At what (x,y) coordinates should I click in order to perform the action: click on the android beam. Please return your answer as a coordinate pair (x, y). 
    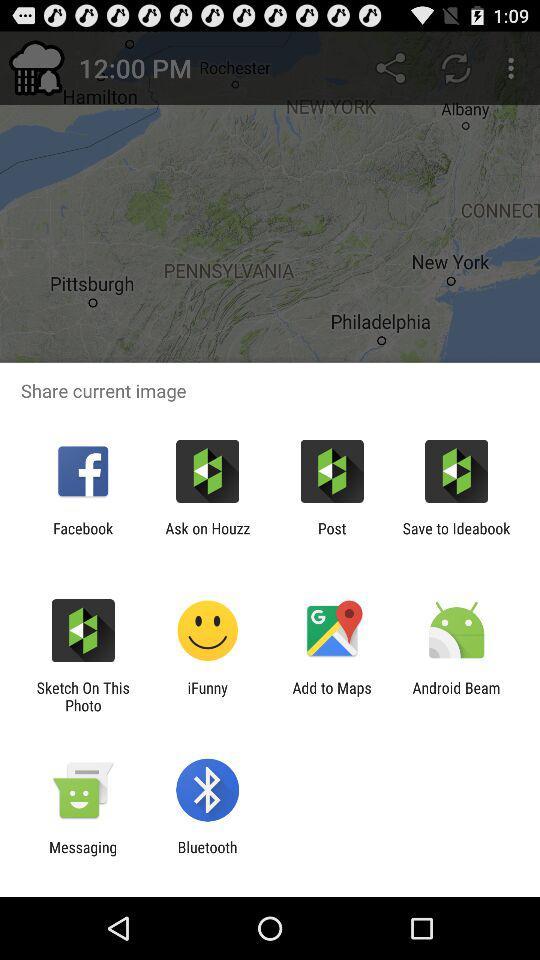
    Looking at the image, I should click on (456, 696).